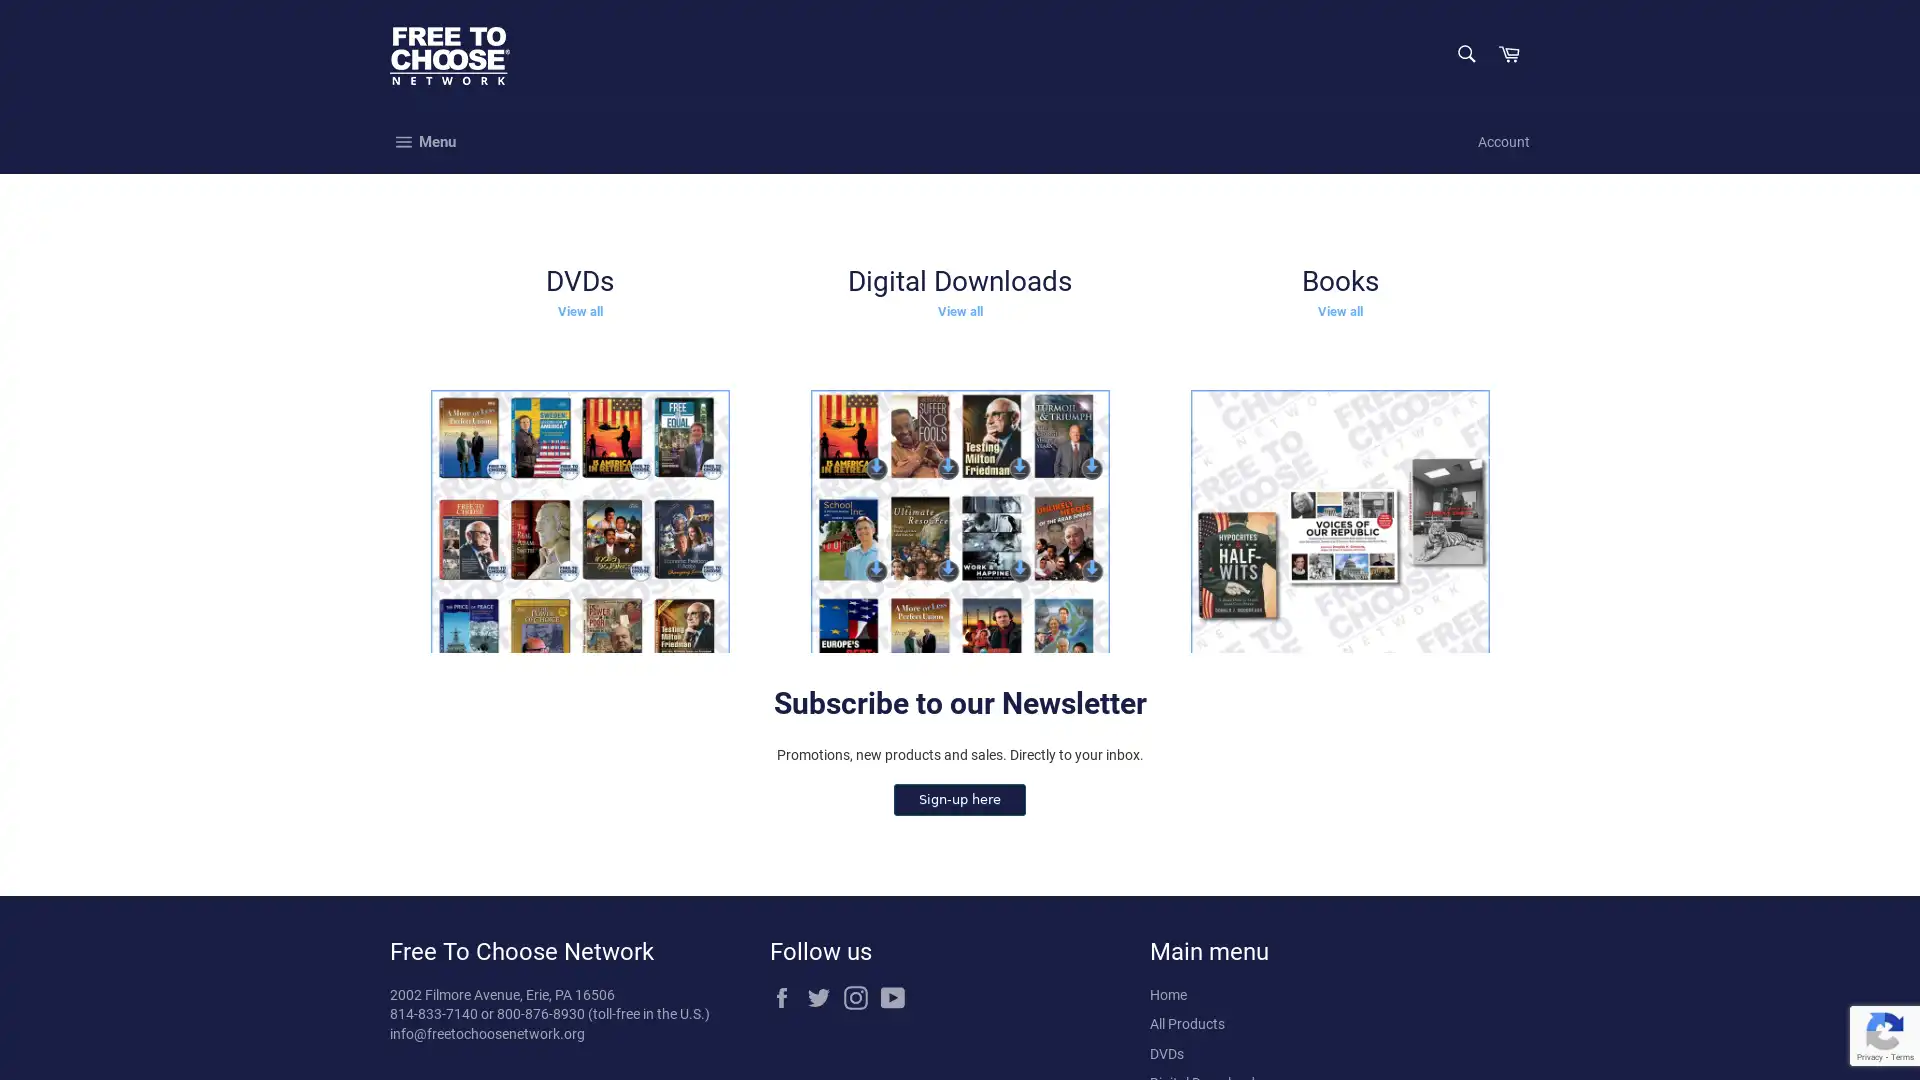 This screenshot has height=1080, width=1920. I want to click on Search, so click(1464, 53).